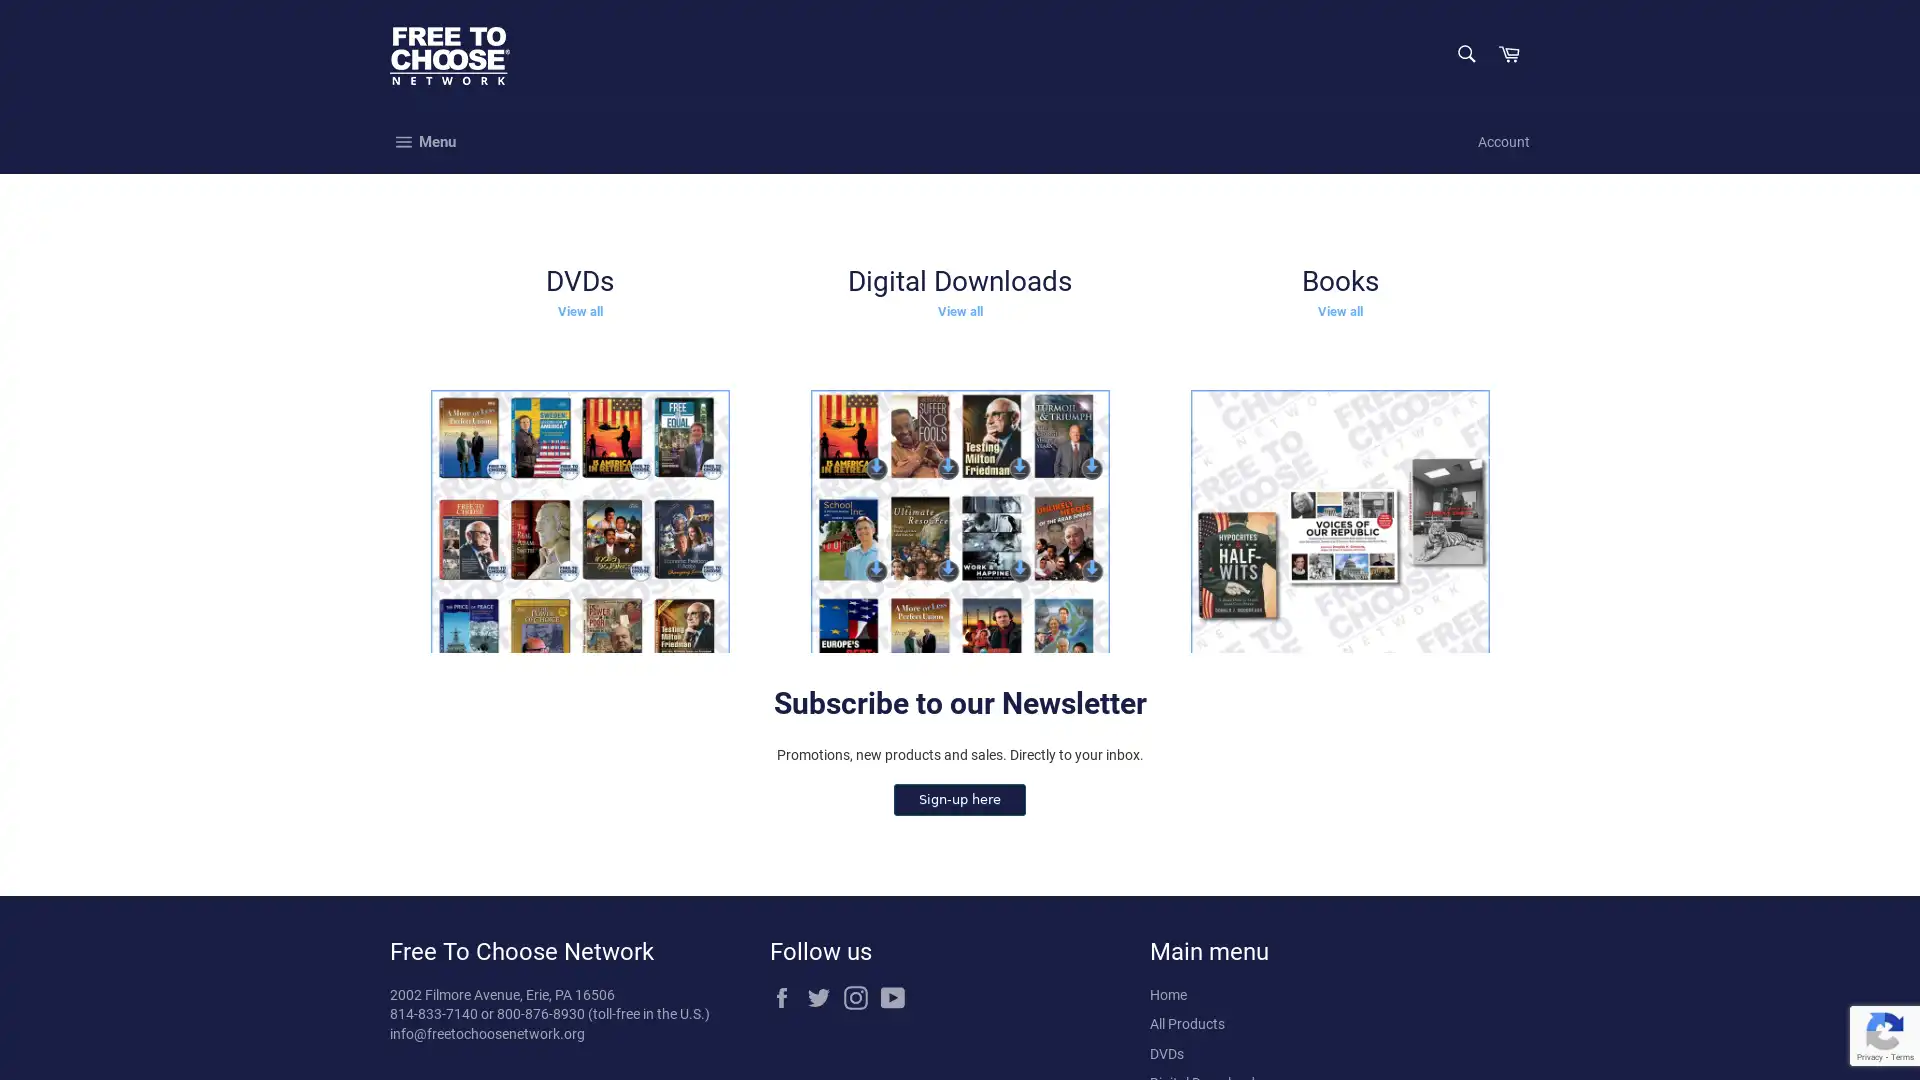 This screenshot has height=1080, width=1920. I want to click on Search, so click(1464, 53).